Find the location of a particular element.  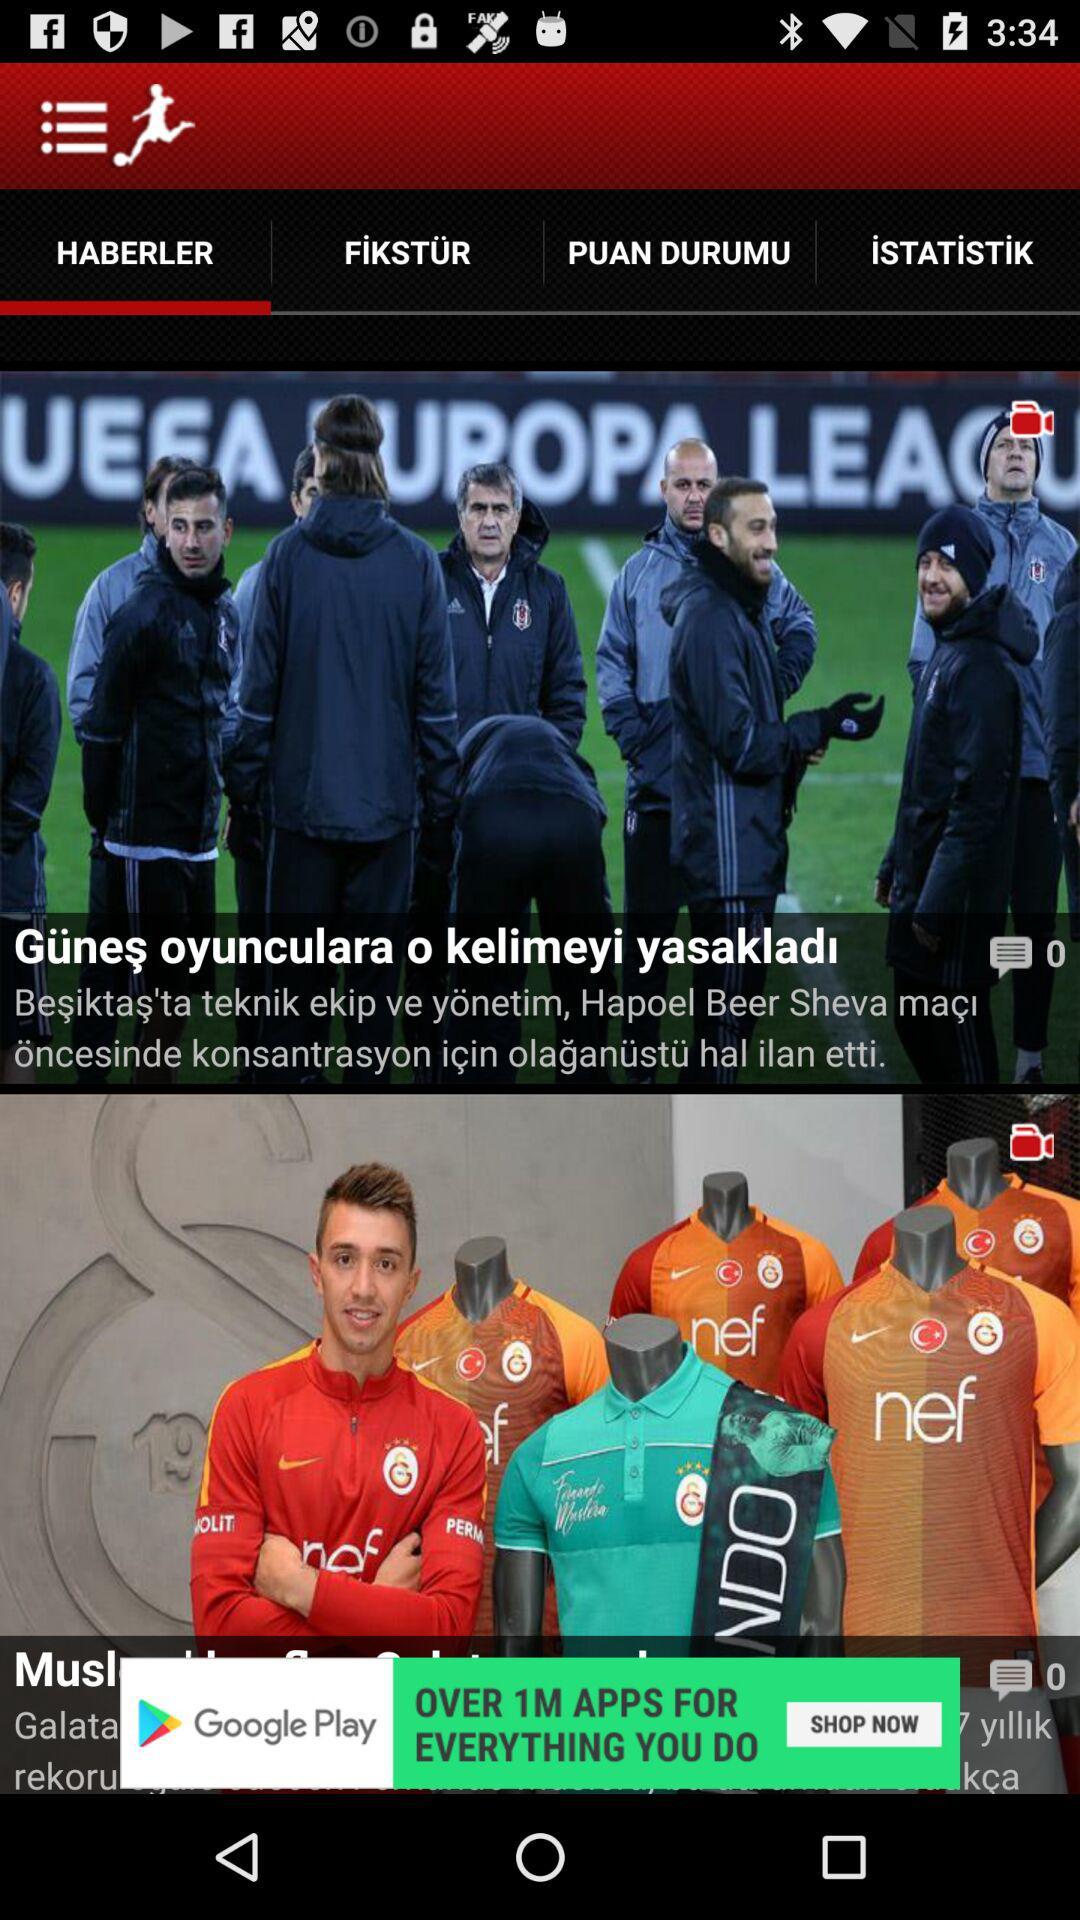

the button above haberler is located at coordinates (115, 124).